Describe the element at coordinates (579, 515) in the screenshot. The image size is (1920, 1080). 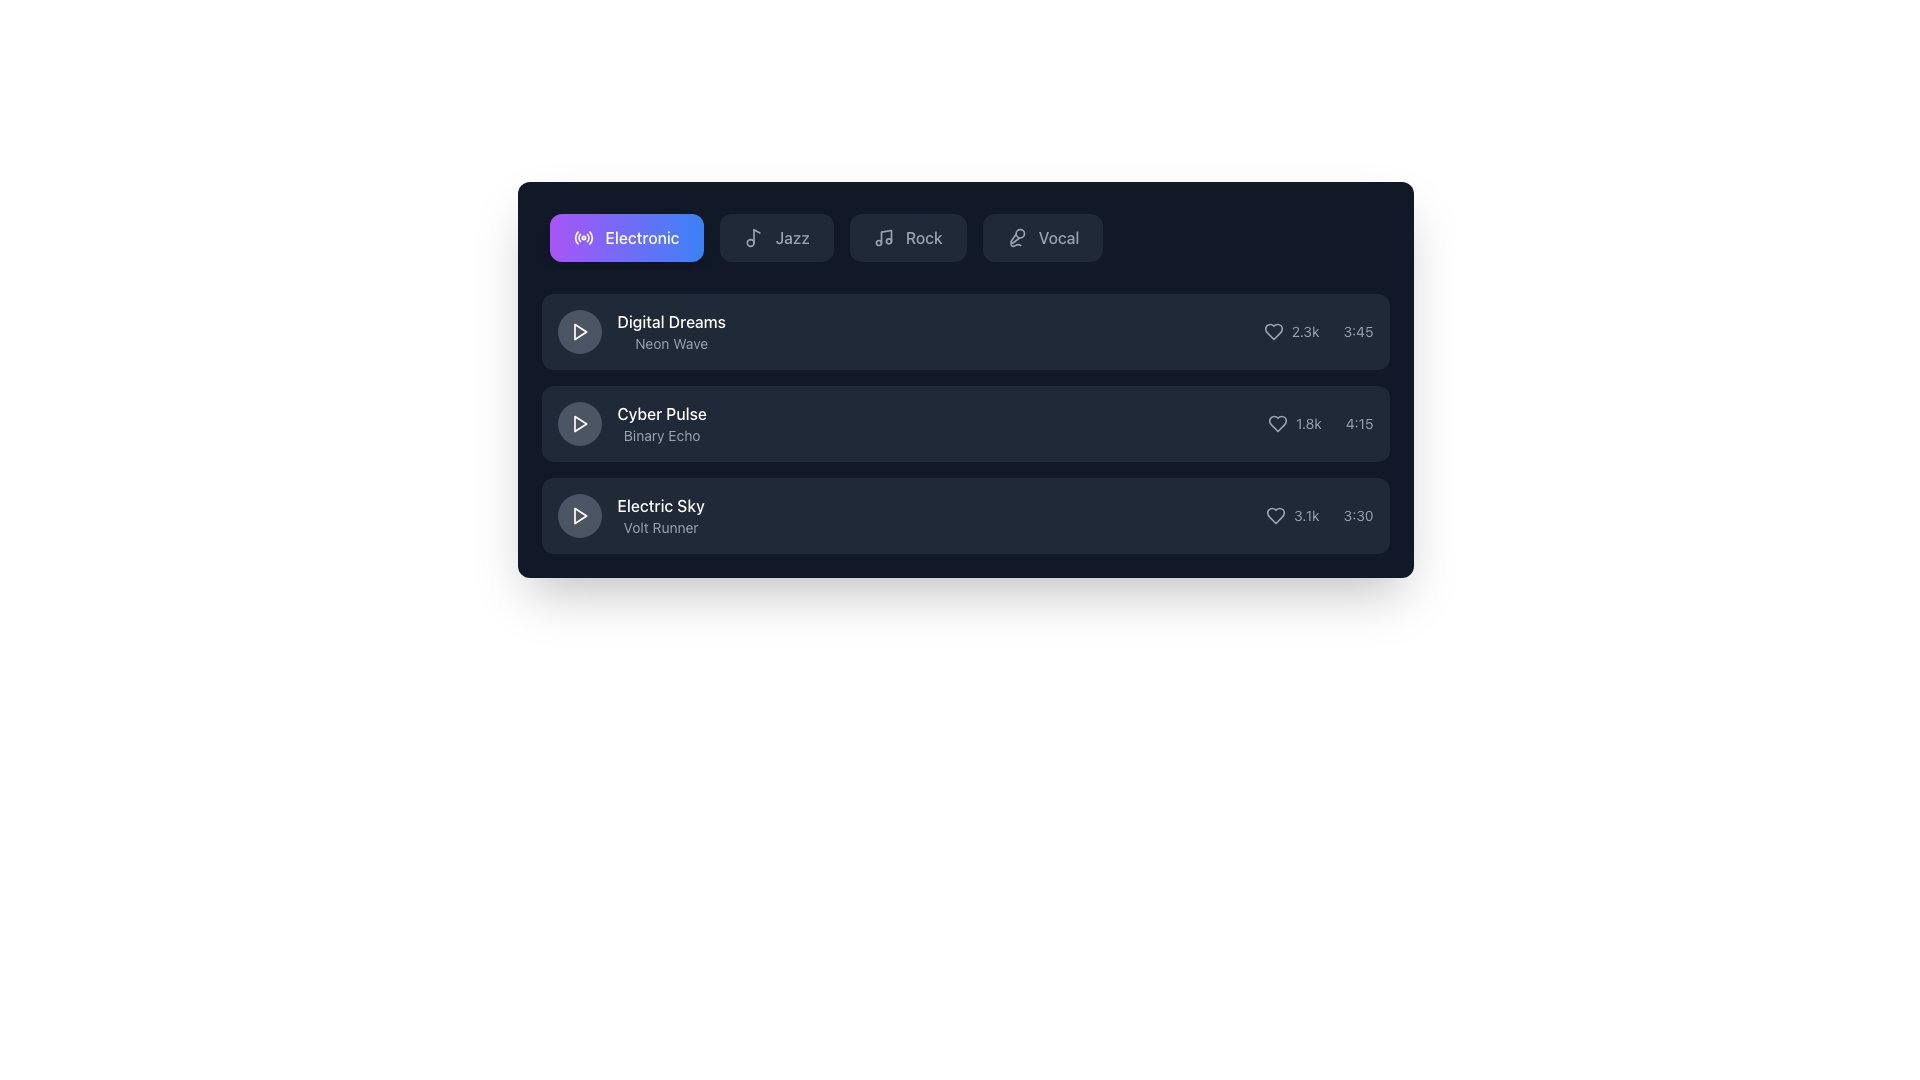
I see `the play icon for the track 'Electric Sky' by 'Volt Runner'` at that location.